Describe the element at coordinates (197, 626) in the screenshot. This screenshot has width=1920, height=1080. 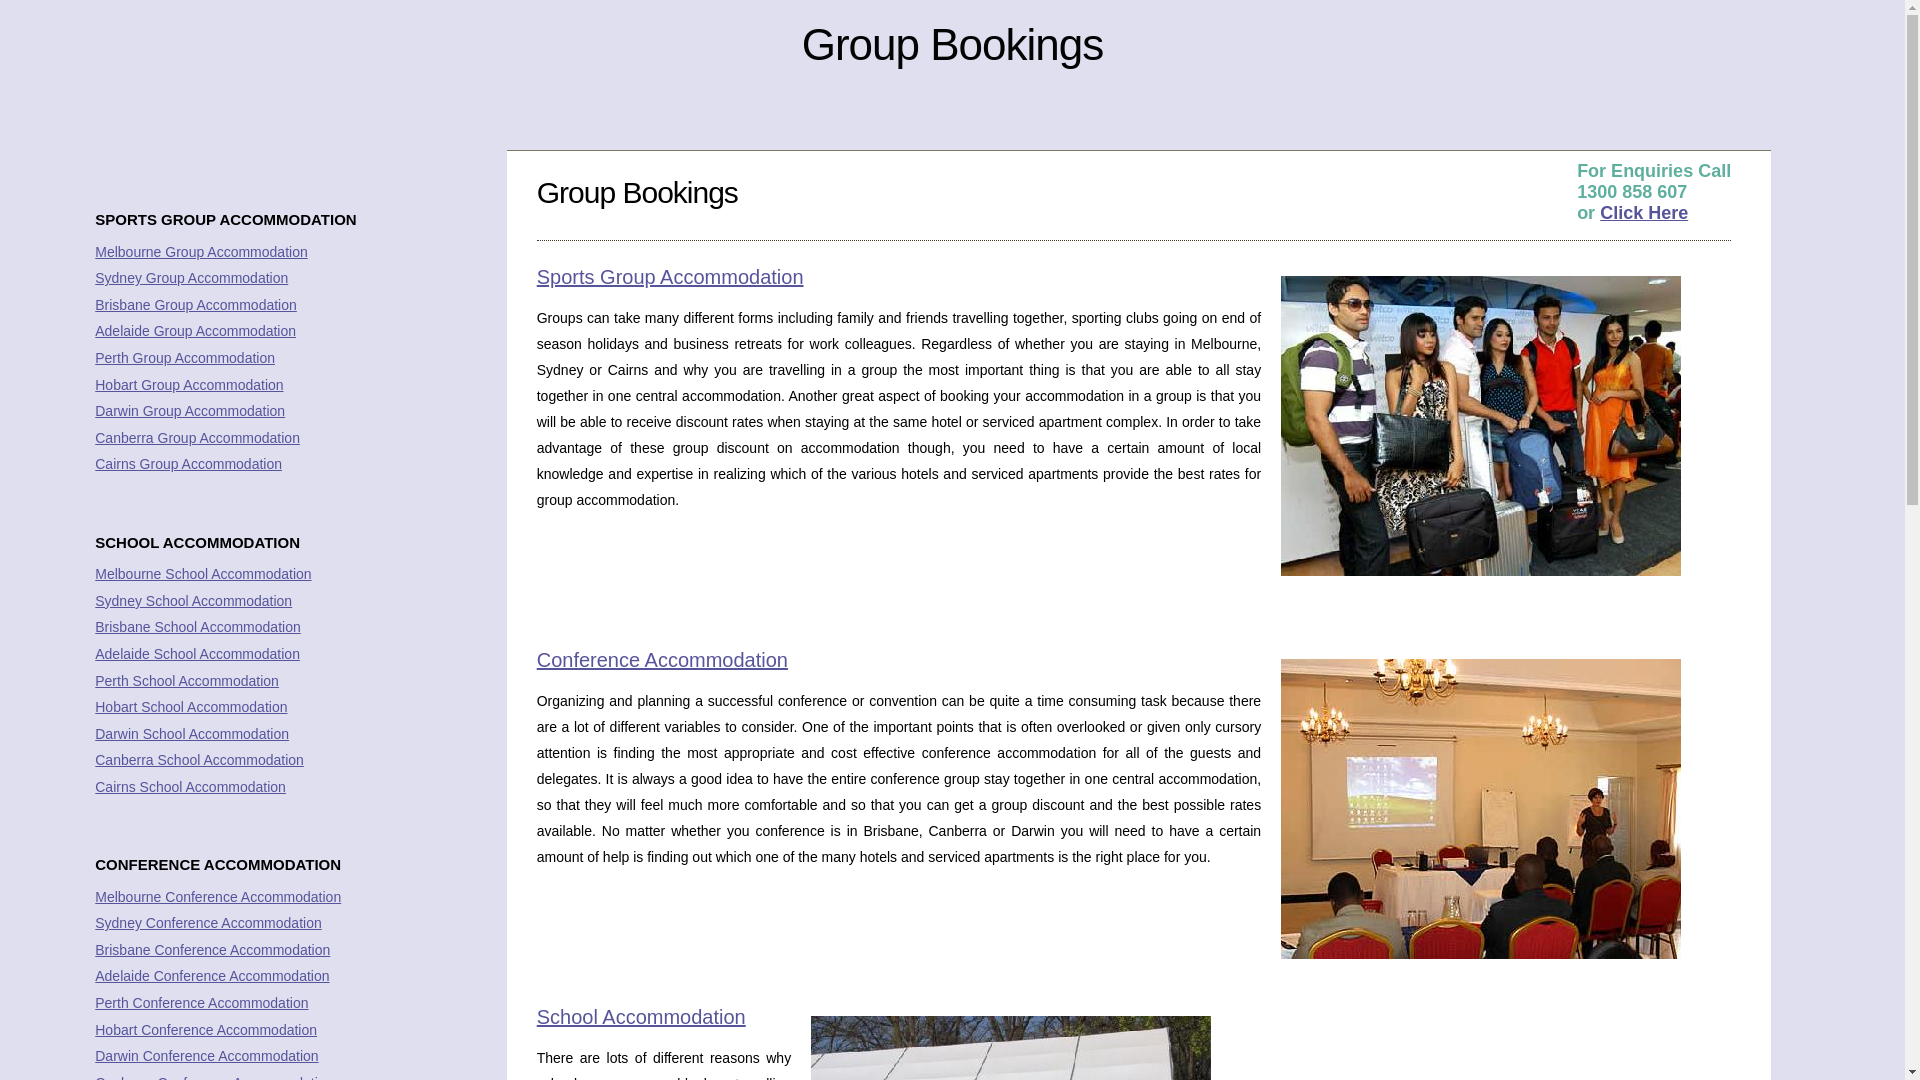
I see `'Brisbane School Accommodation'` at that location.